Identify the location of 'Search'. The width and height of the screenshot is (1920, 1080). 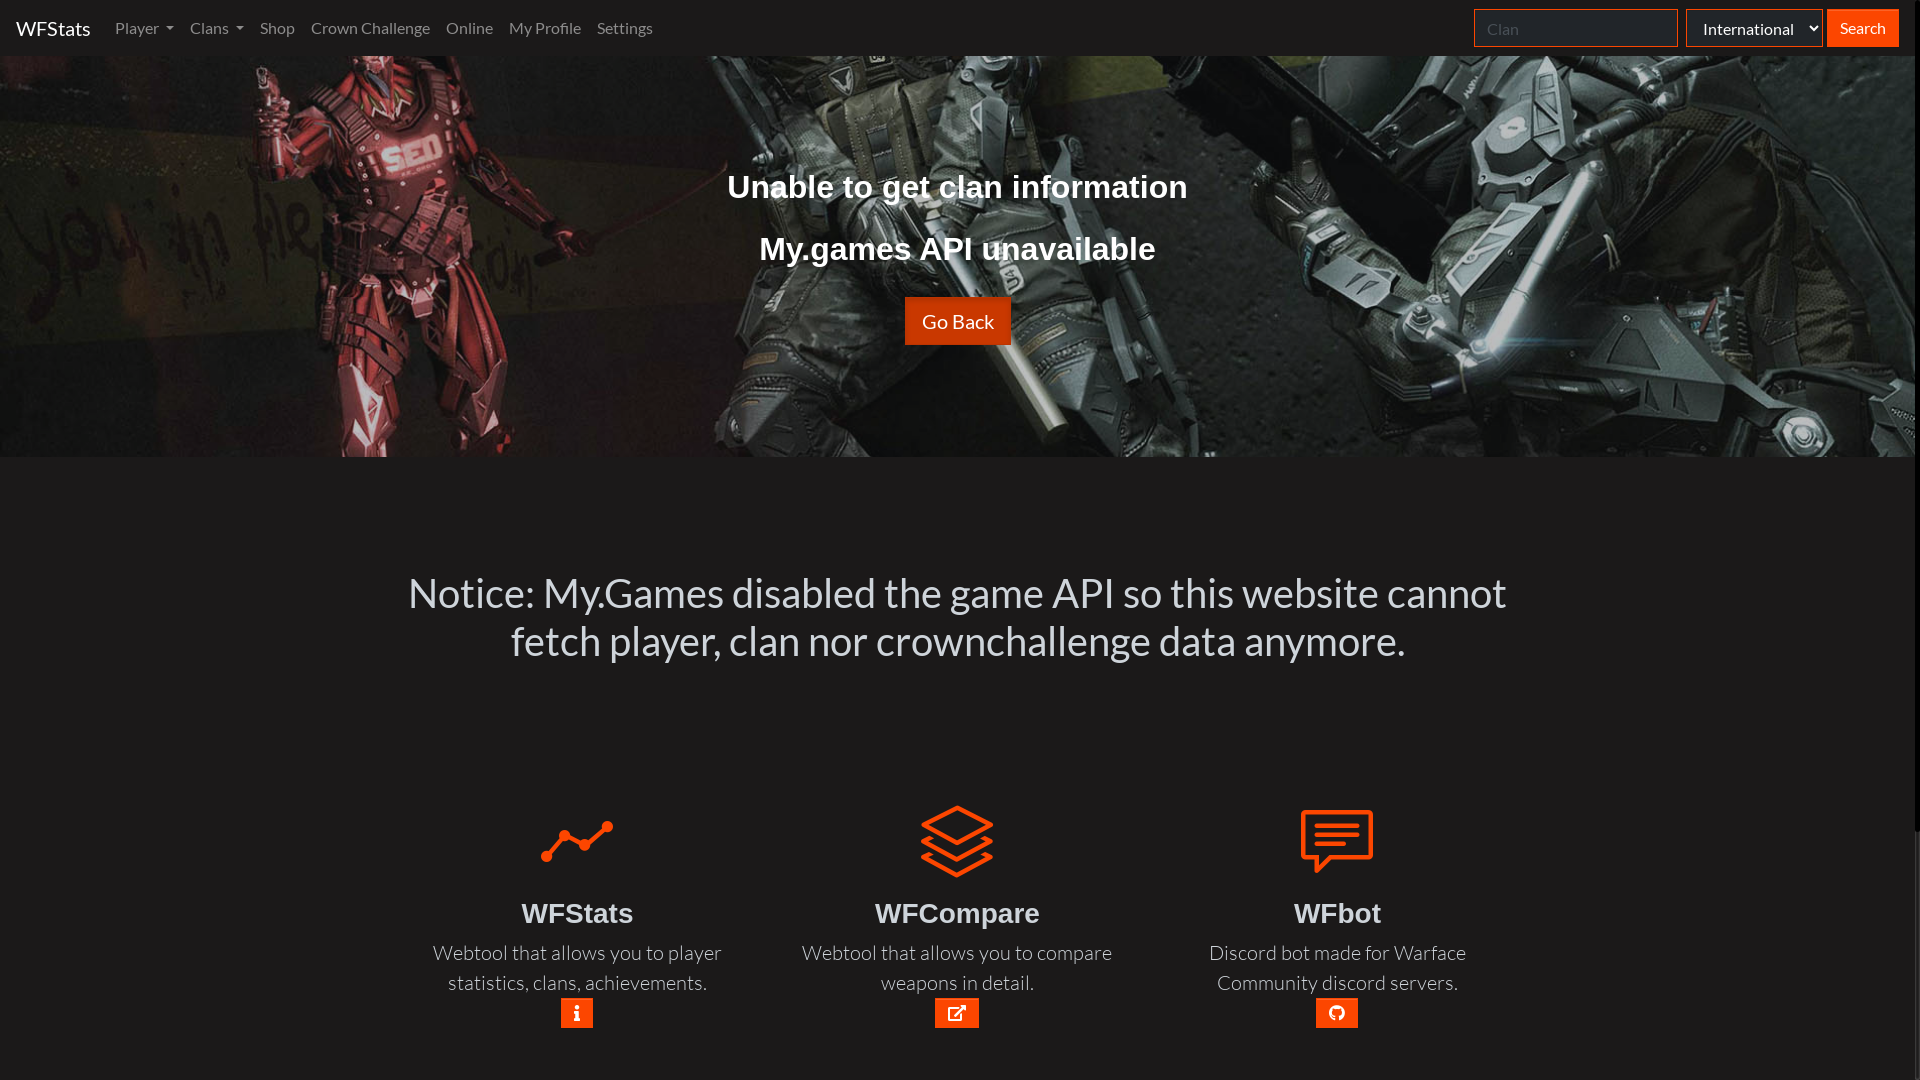
(1861, 27).